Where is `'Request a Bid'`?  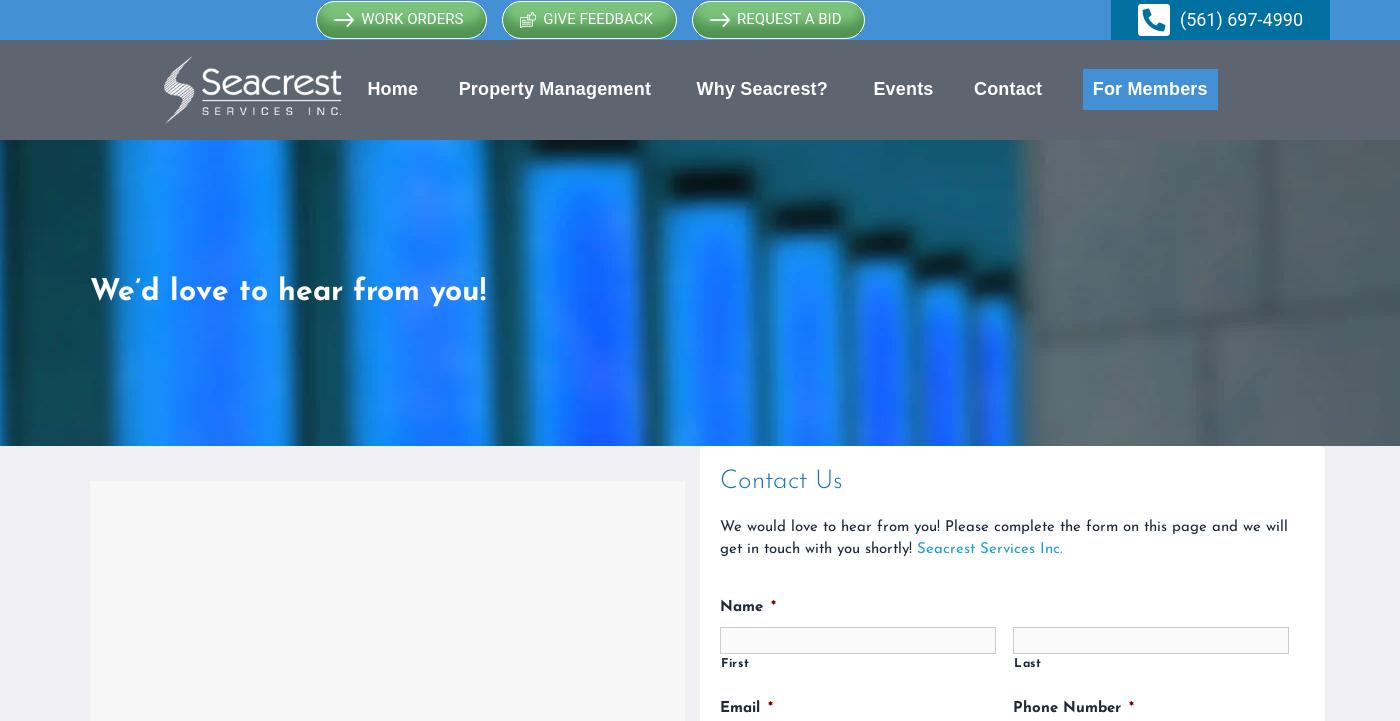 'Request a Bid' is located at coordinates (789, 18).